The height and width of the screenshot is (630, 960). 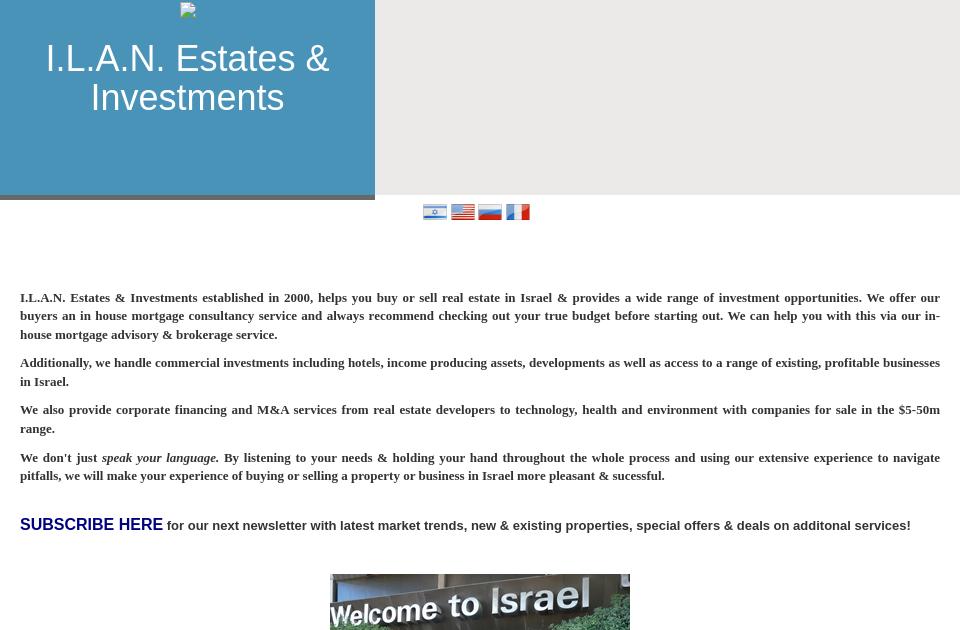 What do you see at coordinates (480, 370) in the screenshot?
I see `'Additionally, we handle commercial investments including hotels, income producing assets, developments as well as access to a range of existing, profitable businesses in Israel.'` at bounding box center [480, 370].